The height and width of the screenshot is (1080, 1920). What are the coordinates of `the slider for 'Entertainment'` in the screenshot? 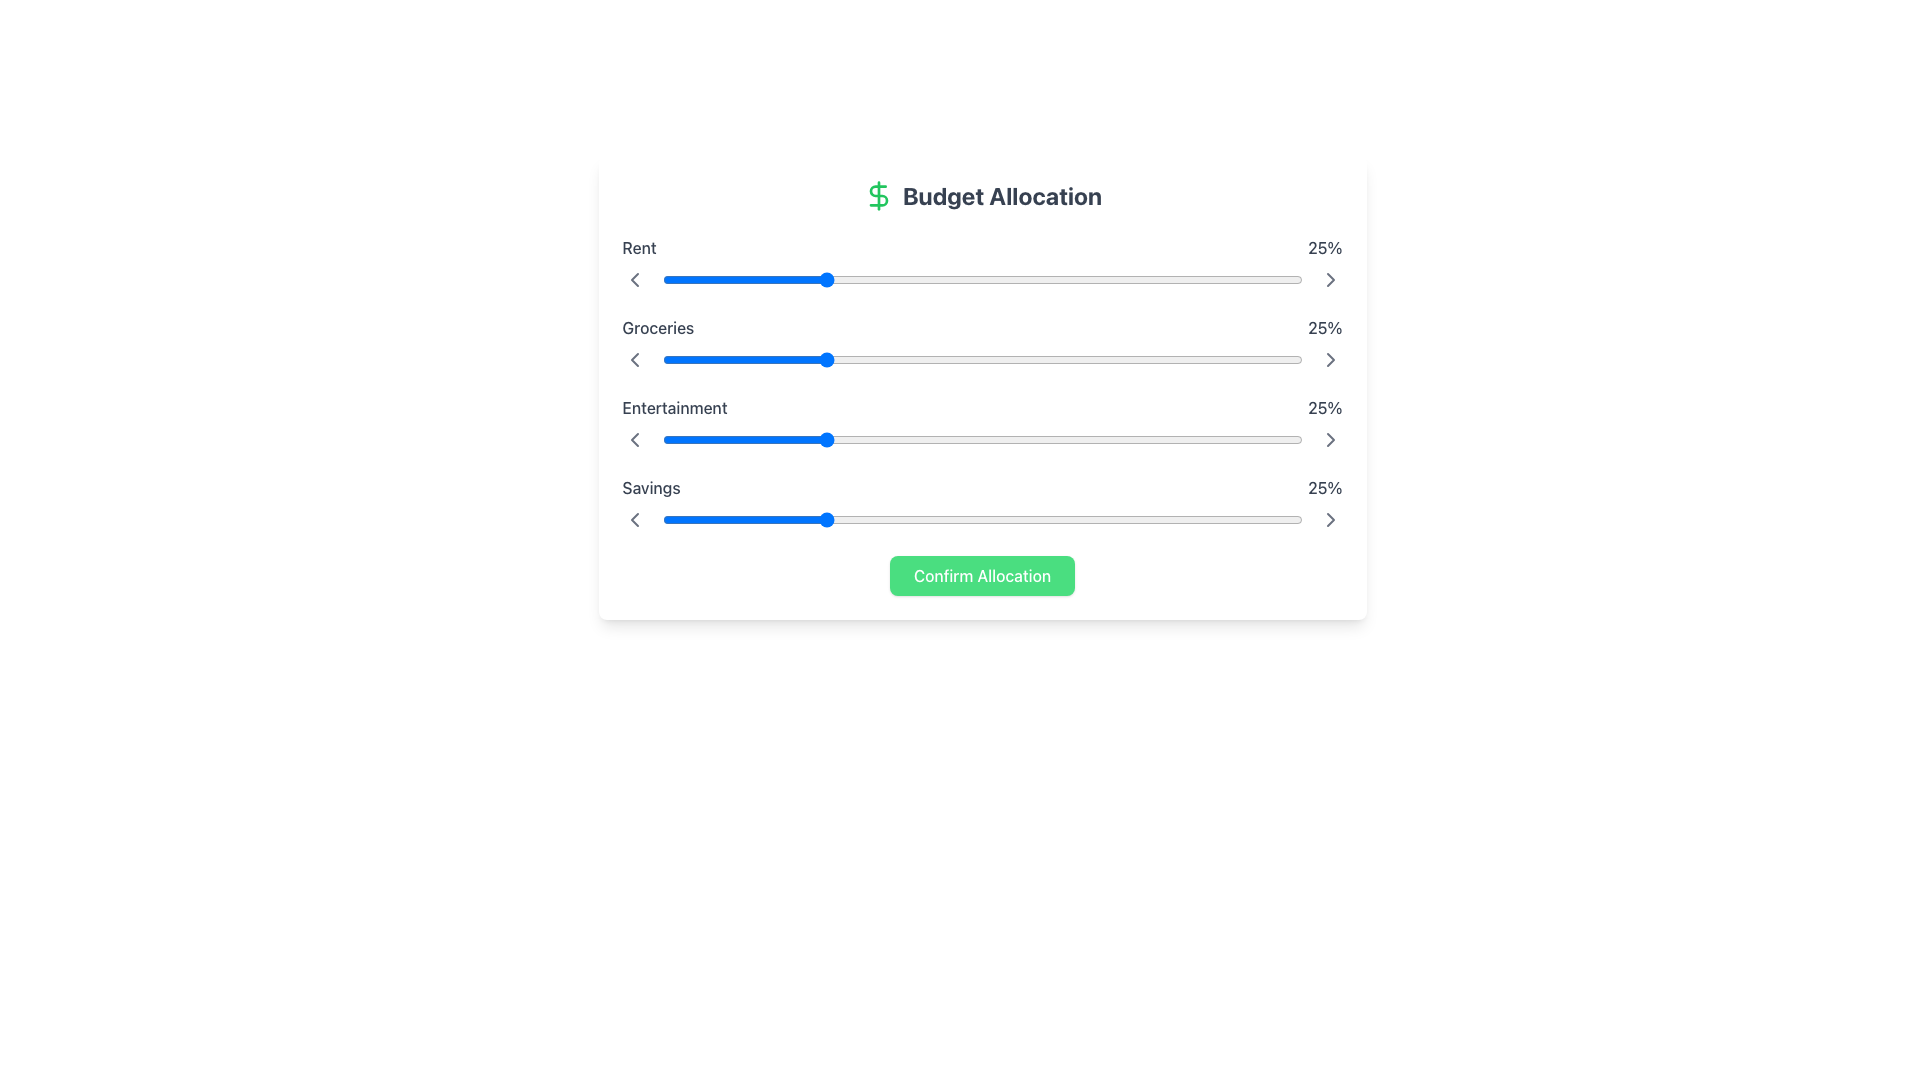 It's located at (917, 438).